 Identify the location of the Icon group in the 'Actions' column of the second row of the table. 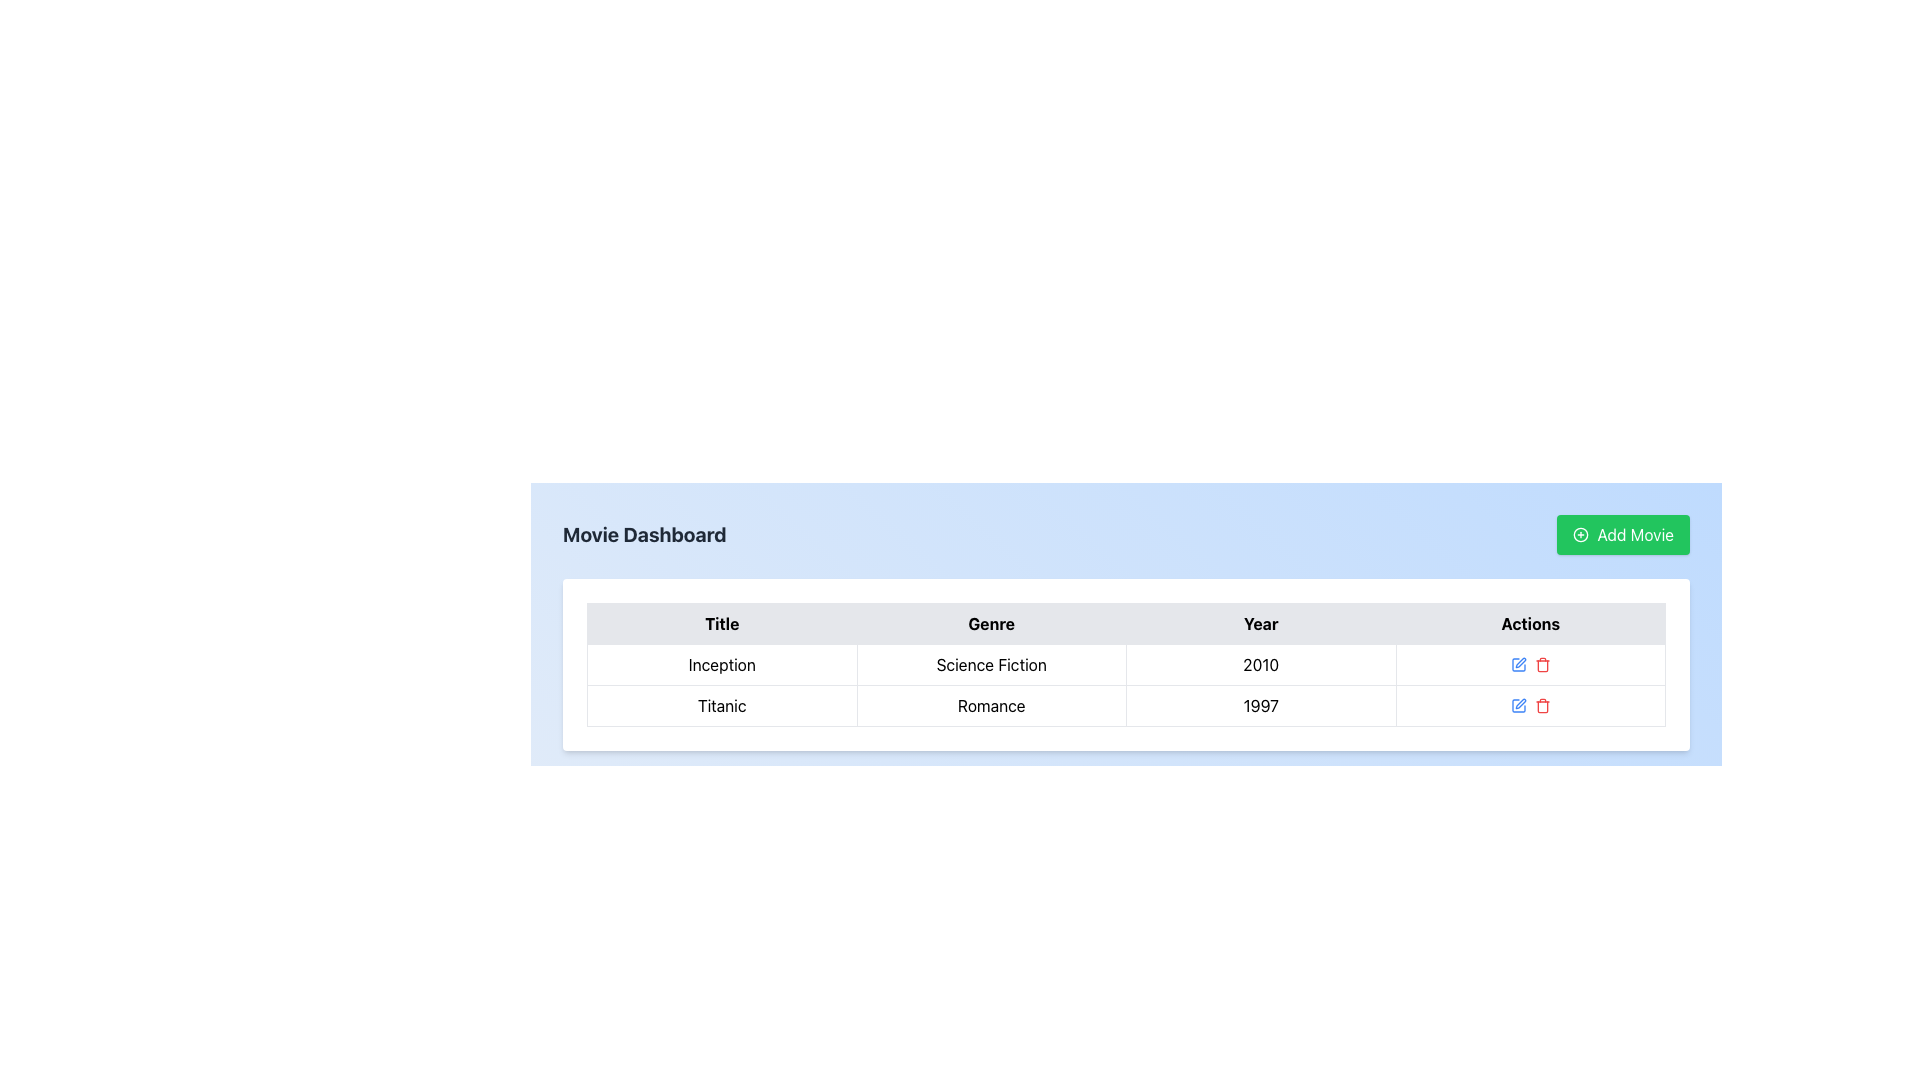
(1529, 704).